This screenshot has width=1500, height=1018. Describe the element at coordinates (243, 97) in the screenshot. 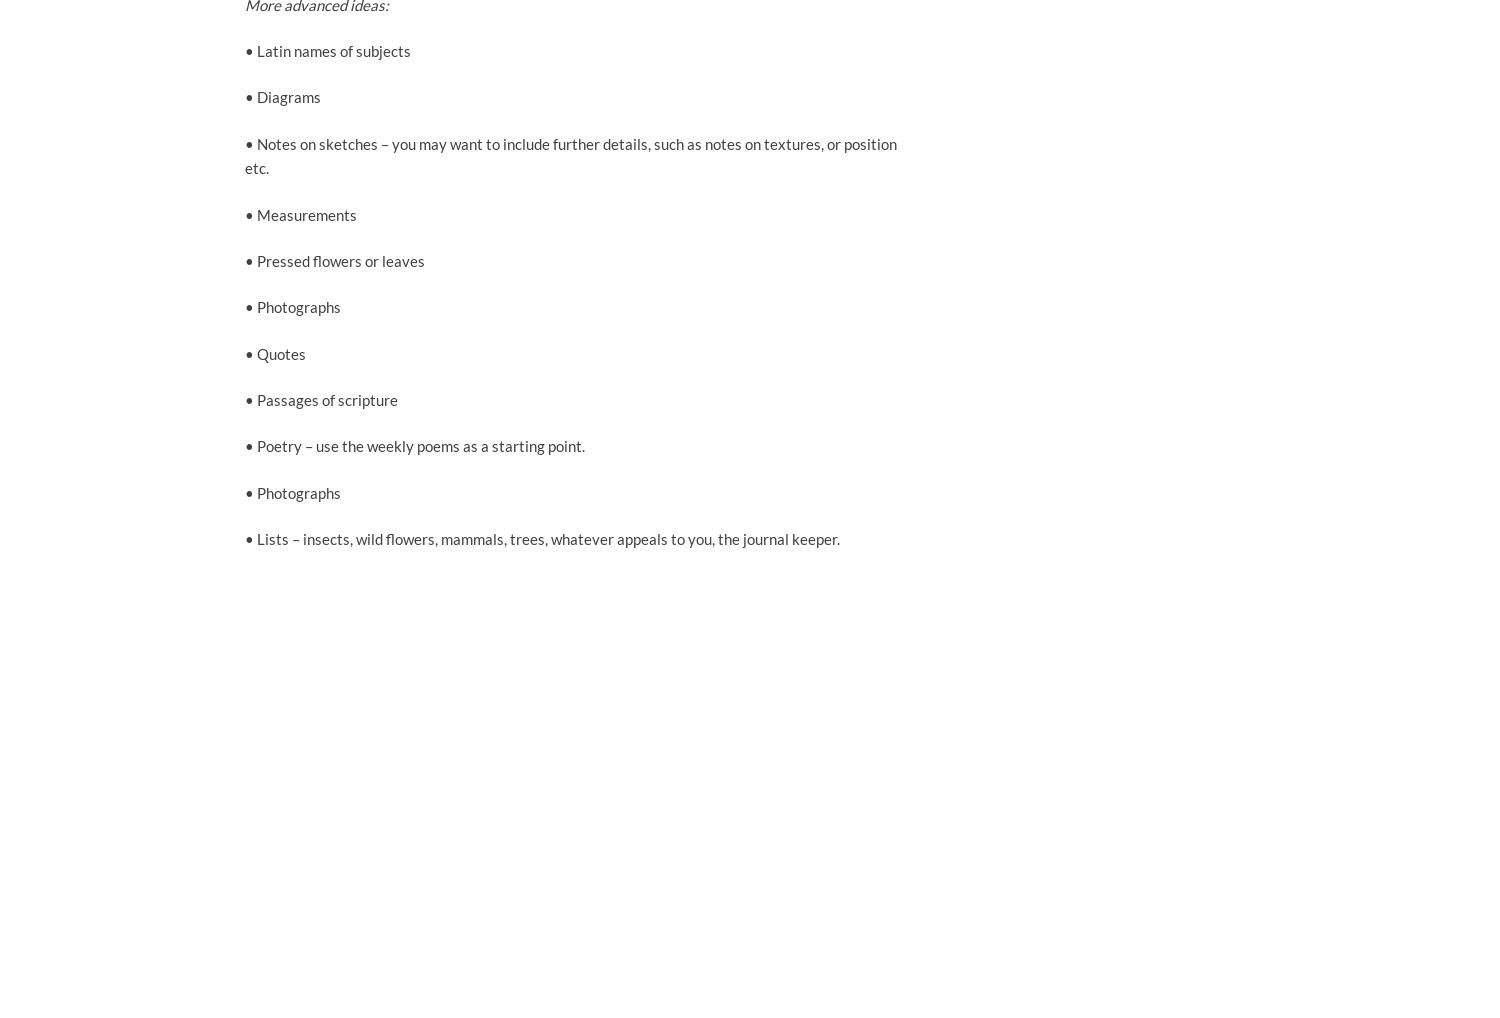

I see `'• Diagrams'` at that location.